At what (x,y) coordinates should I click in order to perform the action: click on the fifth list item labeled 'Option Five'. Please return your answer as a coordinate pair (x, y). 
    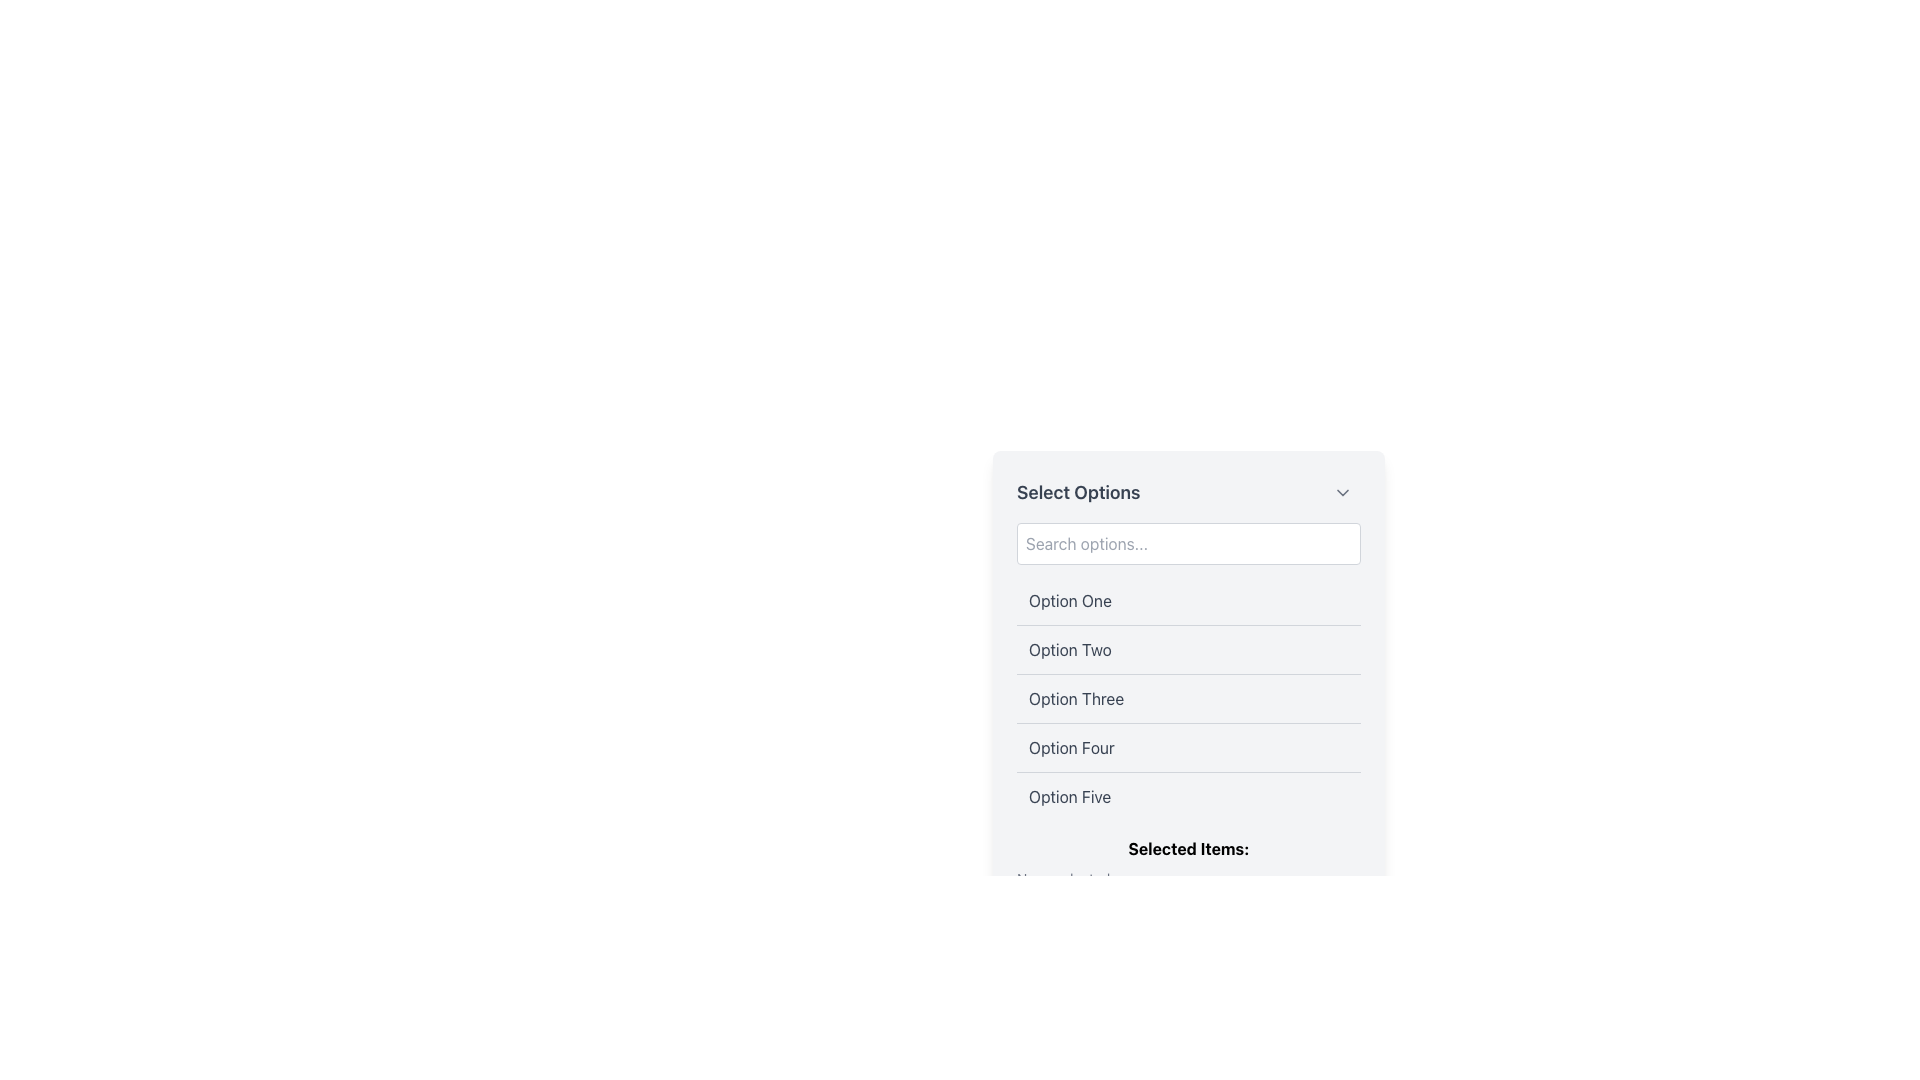
    Looking at the image, I should click on (1189, 794).